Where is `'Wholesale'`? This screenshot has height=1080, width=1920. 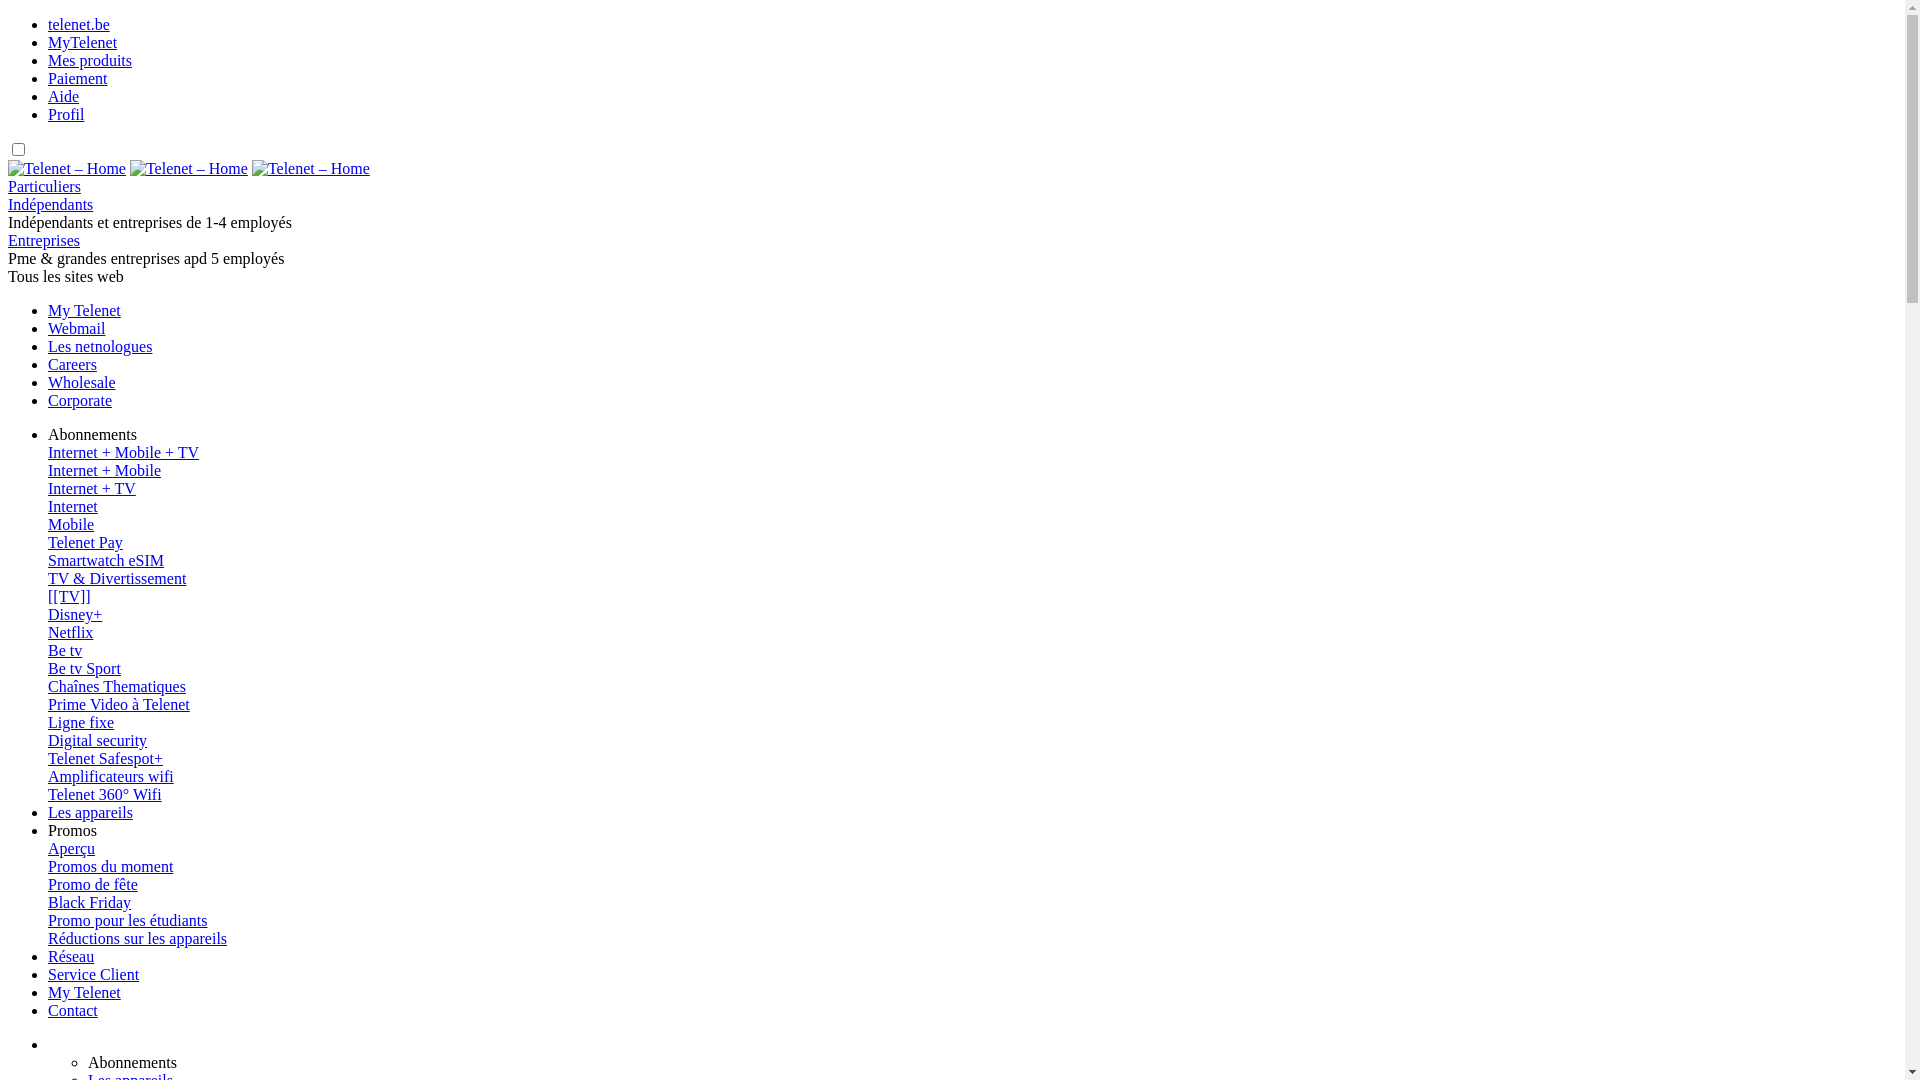 'Wholesale' is located at coordinates (48, 382).